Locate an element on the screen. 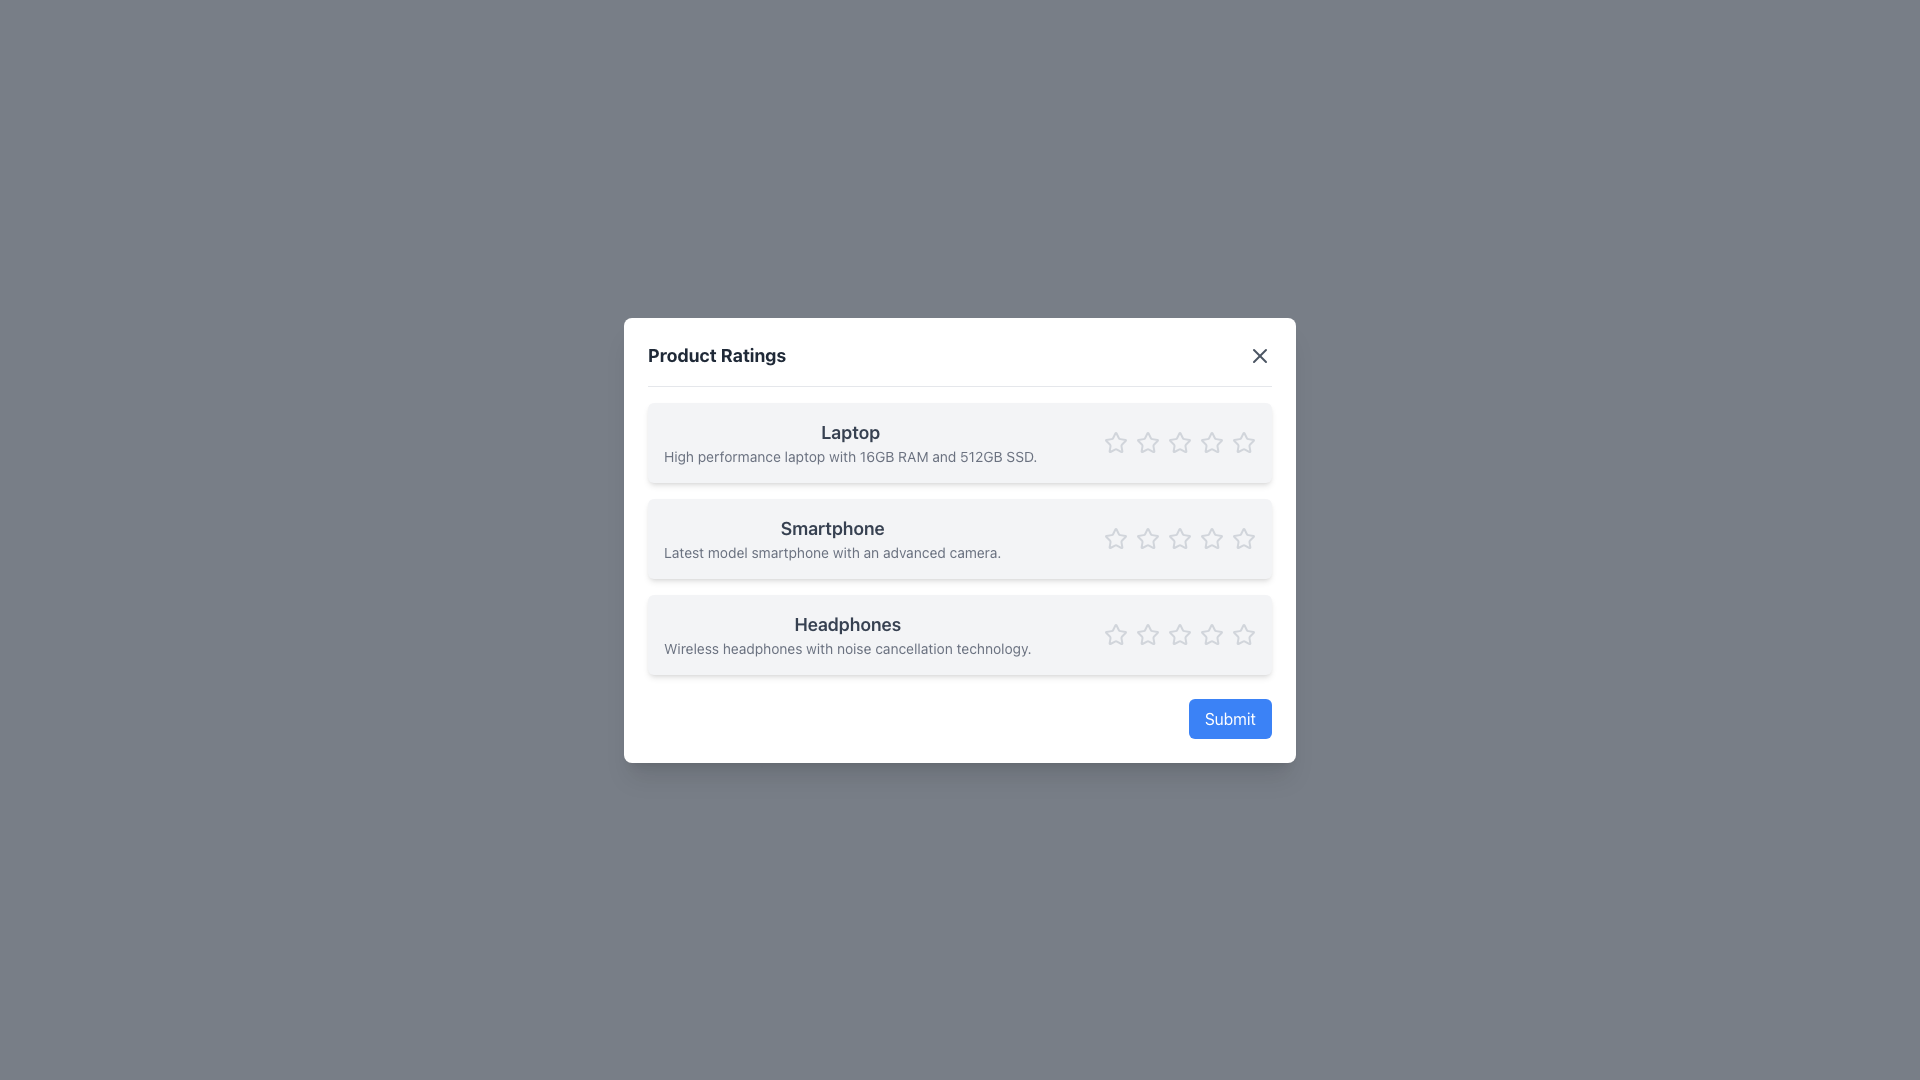 Image resolution: width=1920 pixels, height=1080 pixels. the first star in the five-star rating system for the 'Laptop' product is located at coordinates (1115, 441).